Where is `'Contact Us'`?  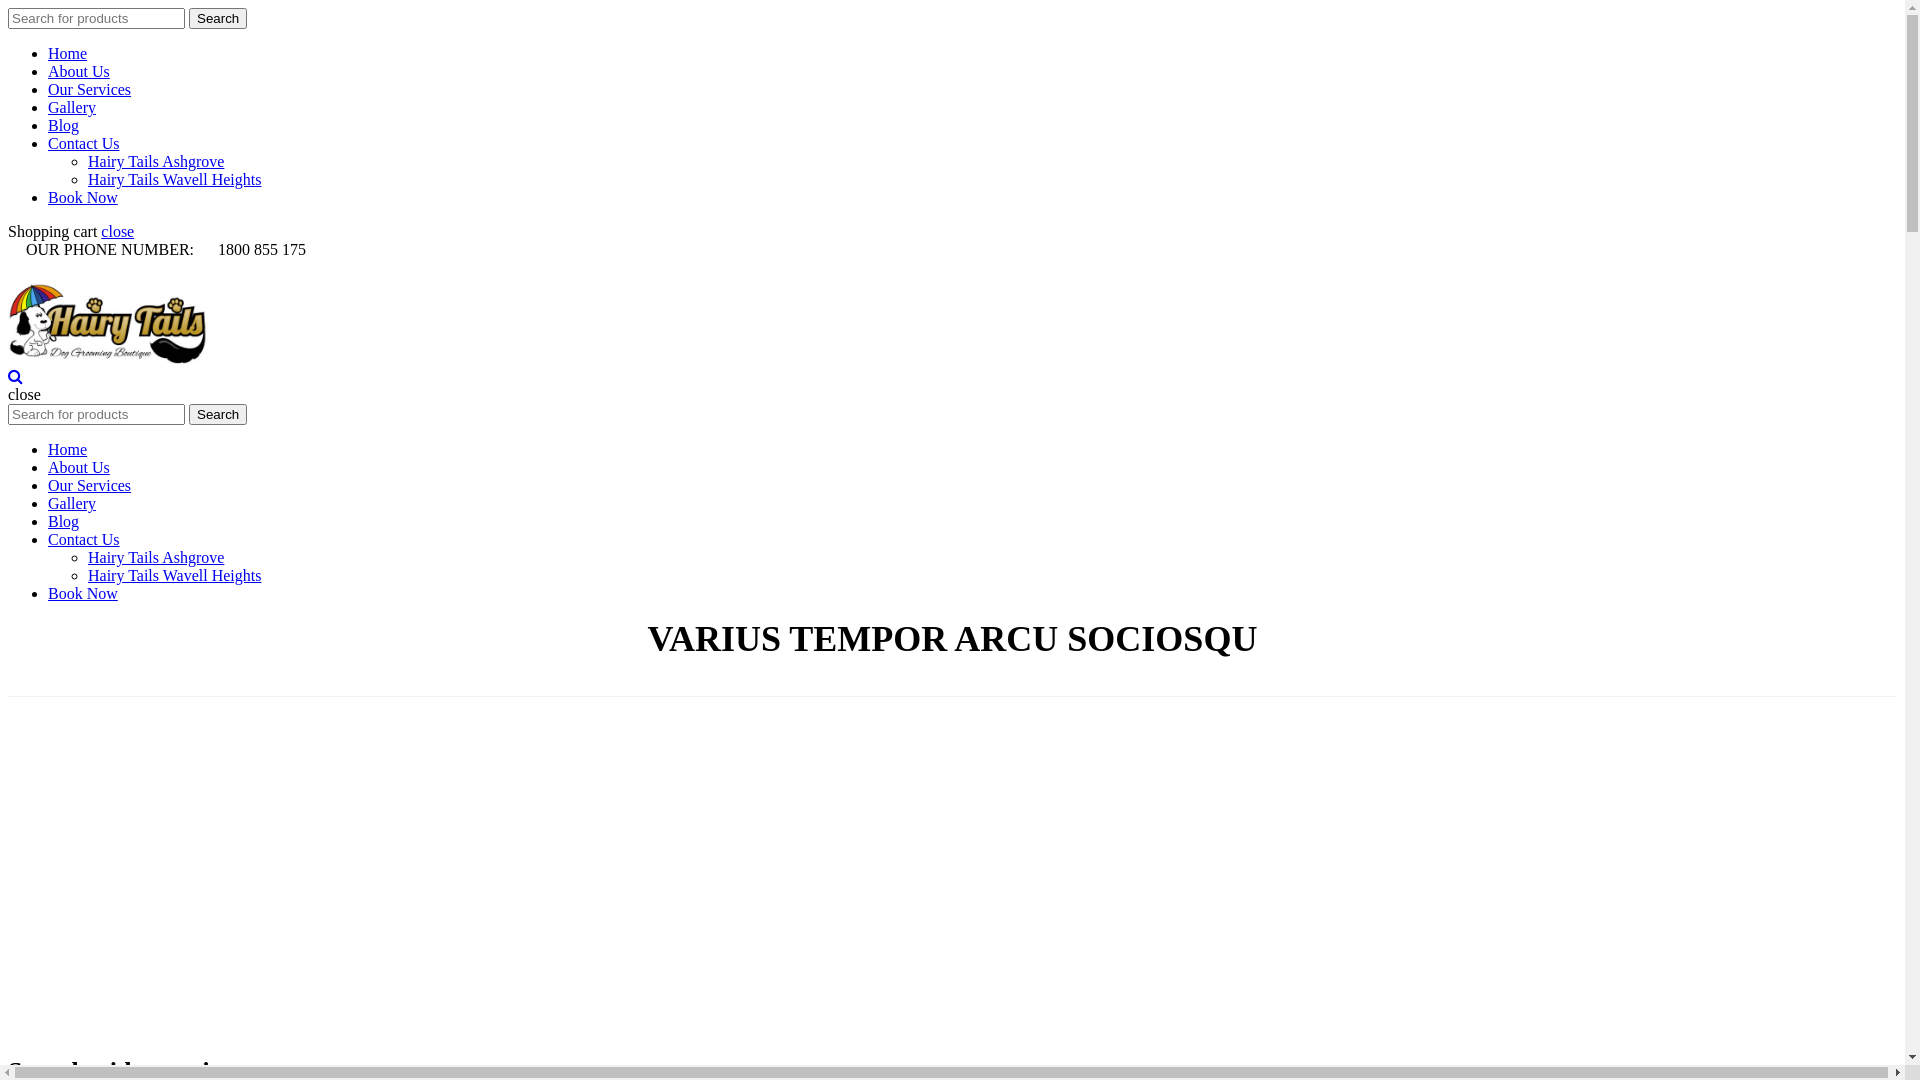 'Contact Us' is located at coordinates (48, 142).